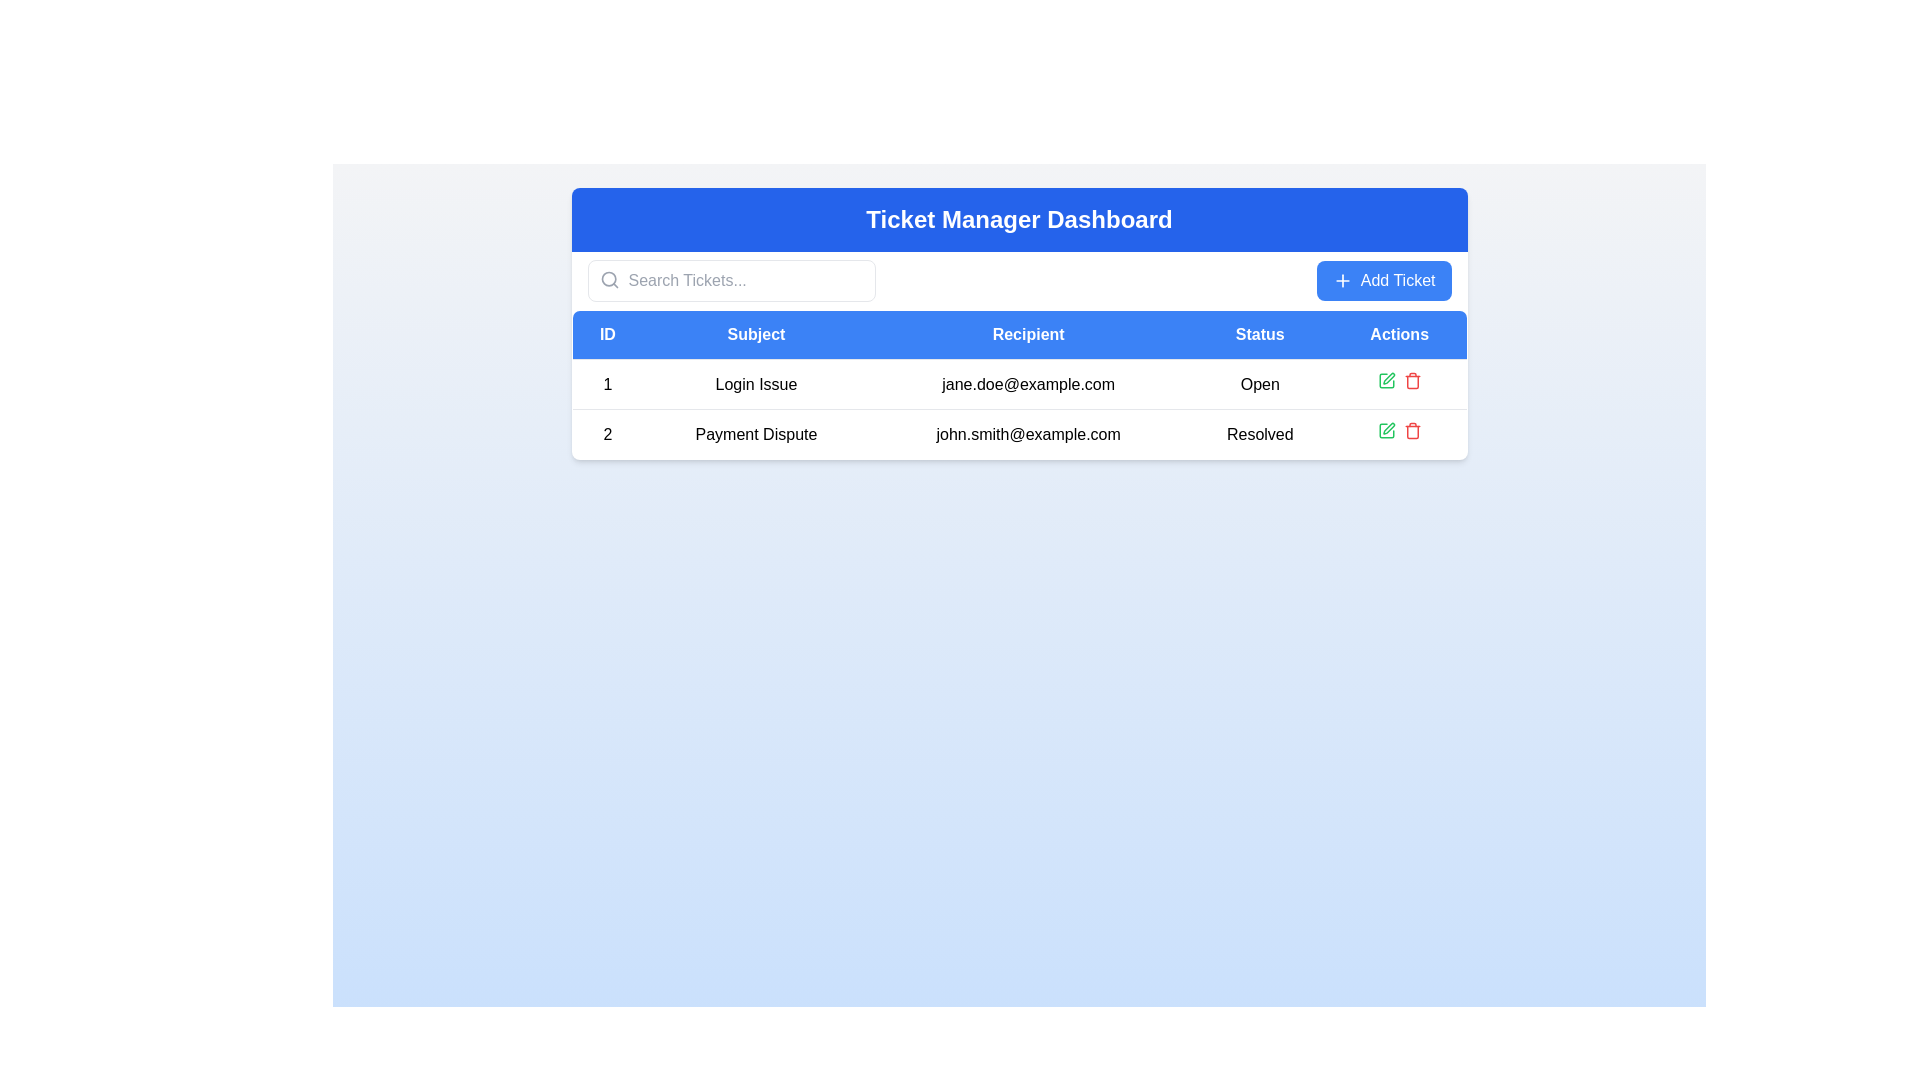 The width and height of the screenshot is (1920, 1080). I want to click on the static text label in the 'ID' column of the first row of the table, which serves as the identifier for the associated row in the table, so click(606, 384).